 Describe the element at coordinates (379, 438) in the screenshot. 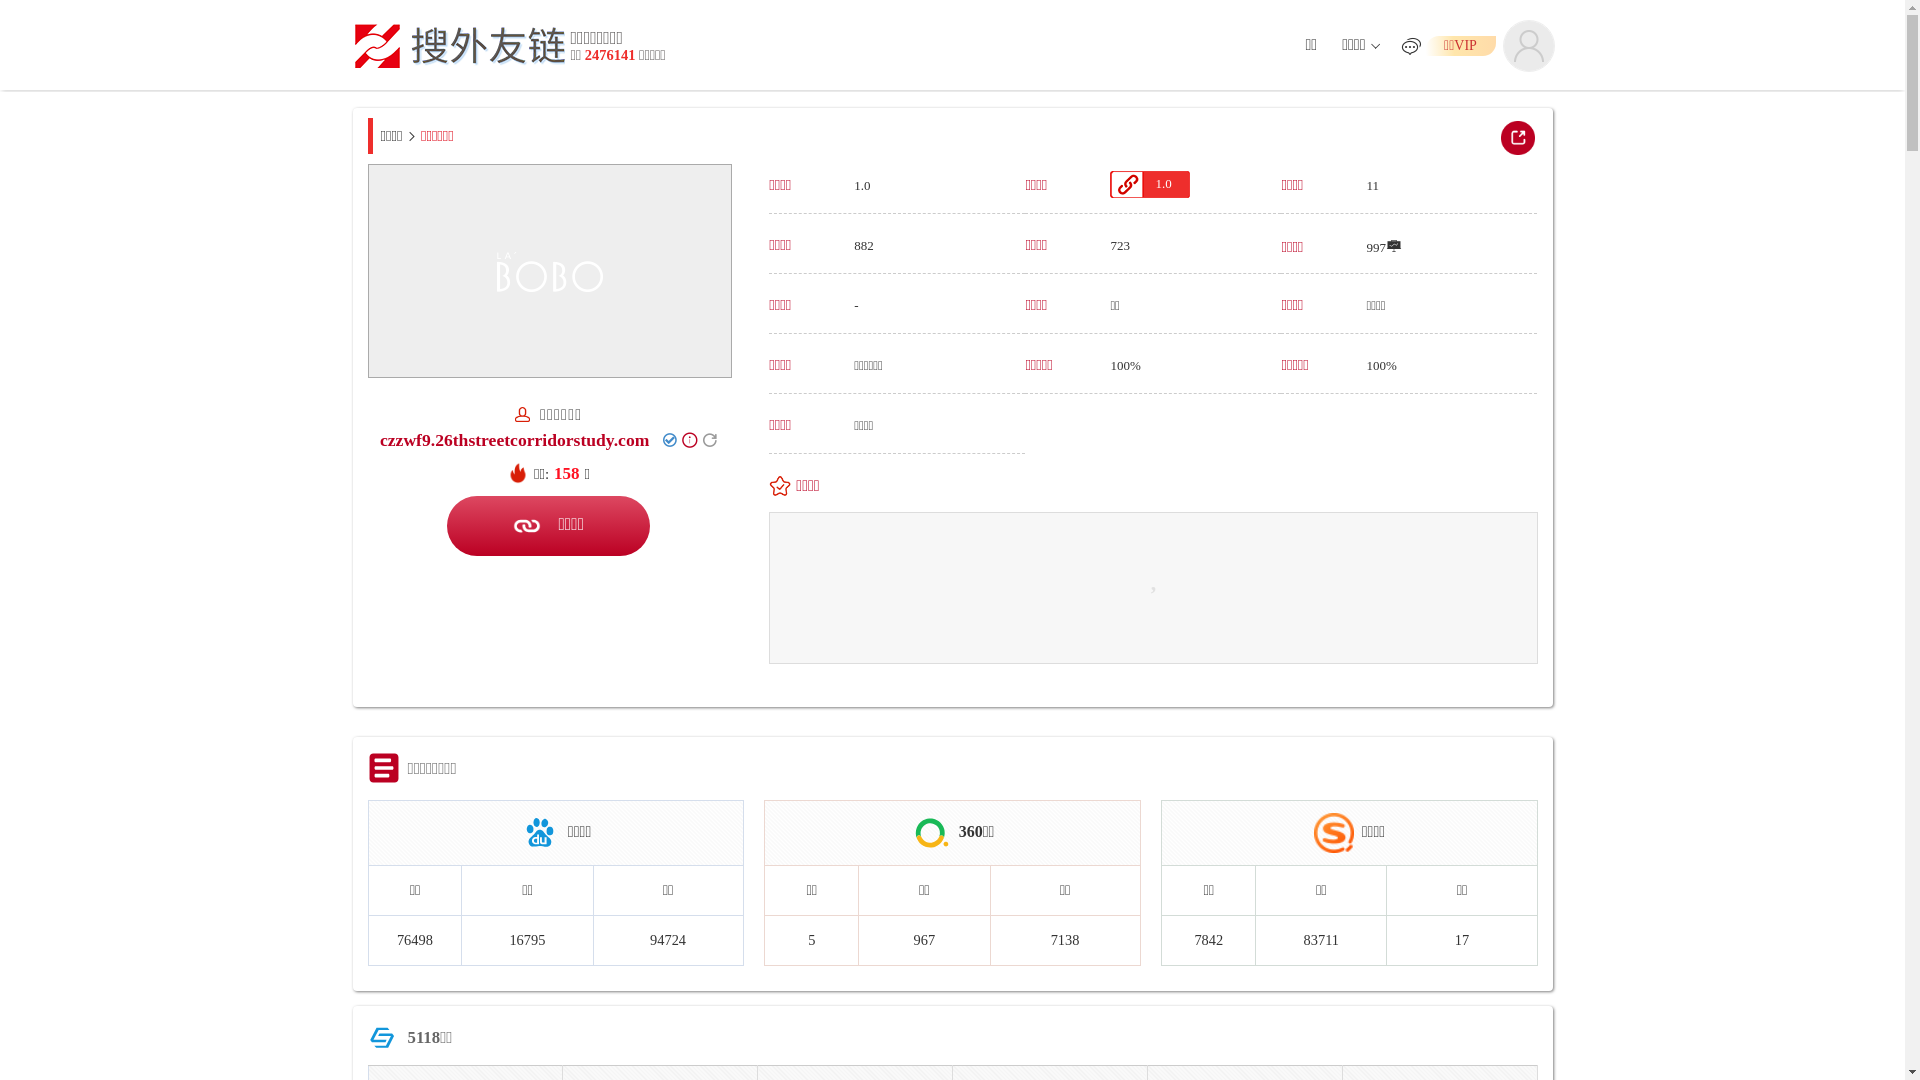

I see `'czzwf9.26thstreetcorridorstudy.com'` at that location.